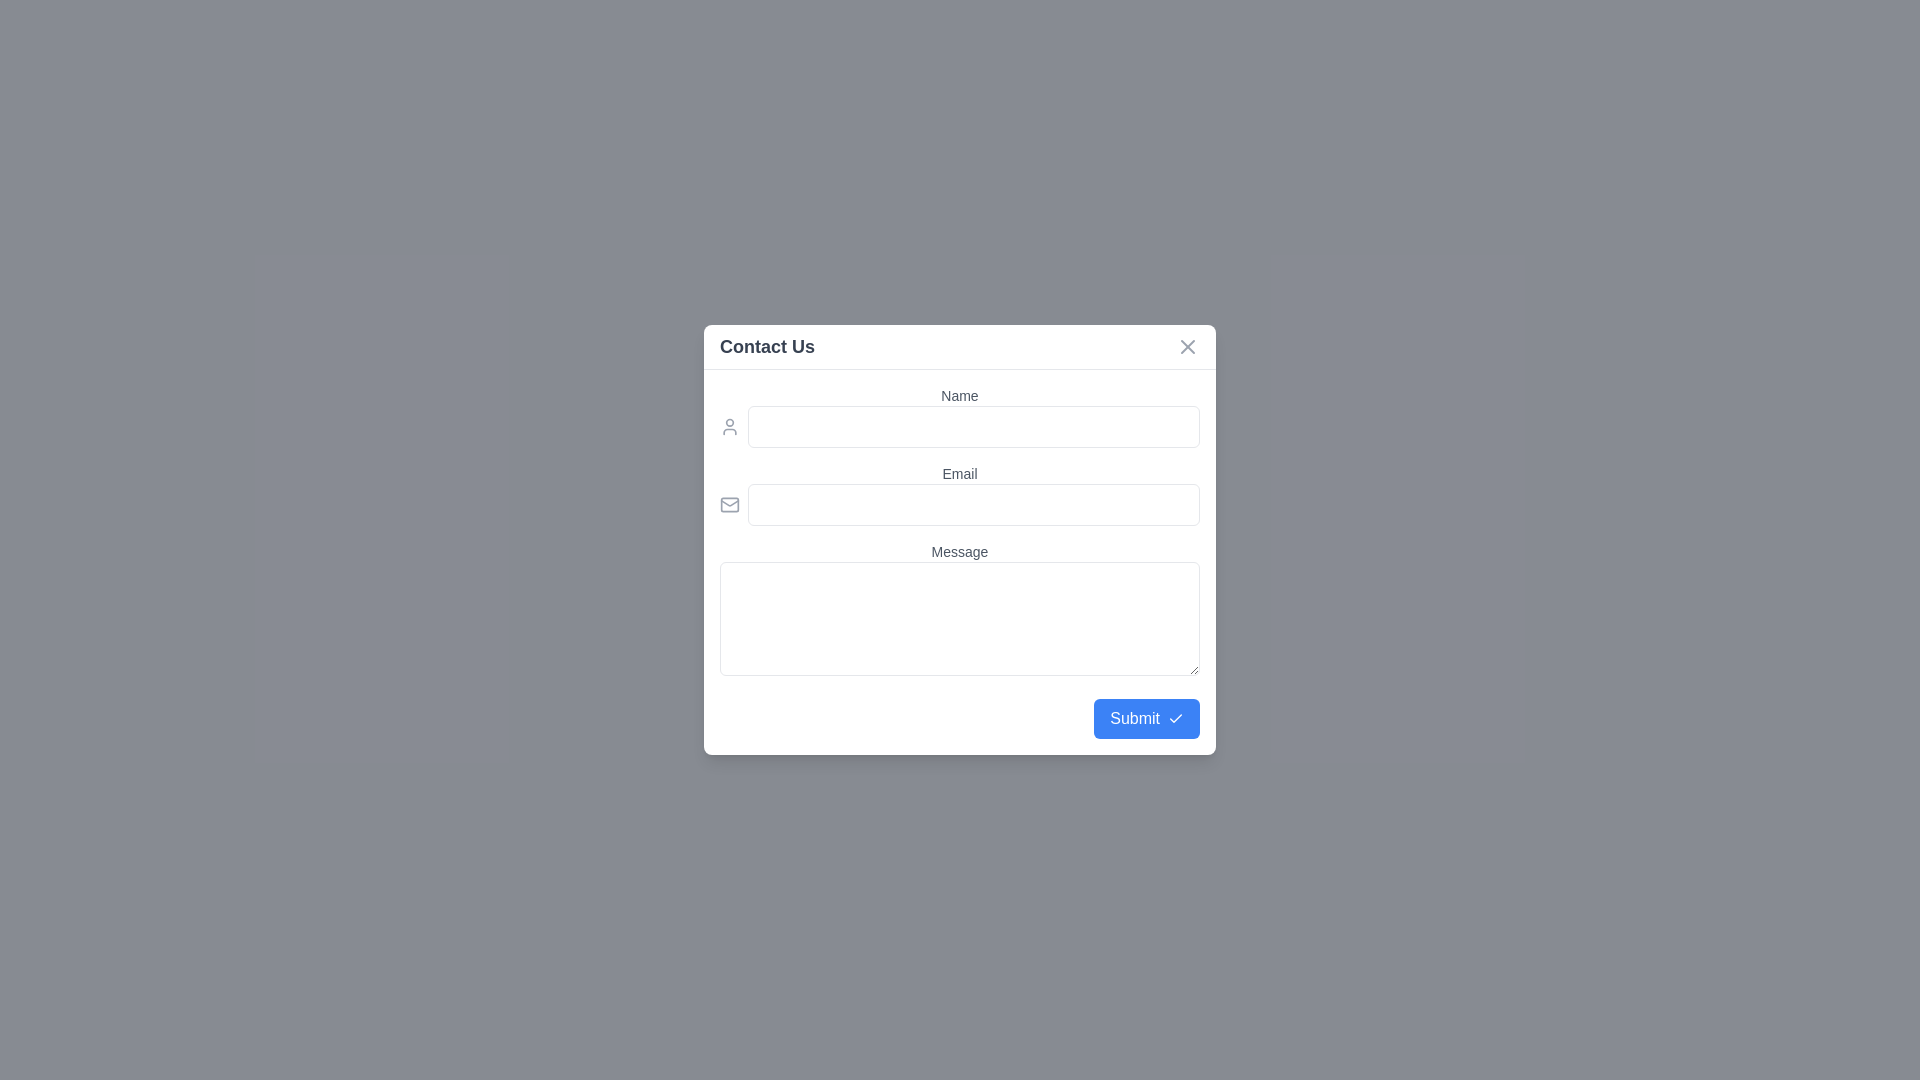 This screenshot has height=1080, width=1920. I want to click on label 'Email' which is a small gray text label positioned above the email input field in the form layout, so click(960, 474).